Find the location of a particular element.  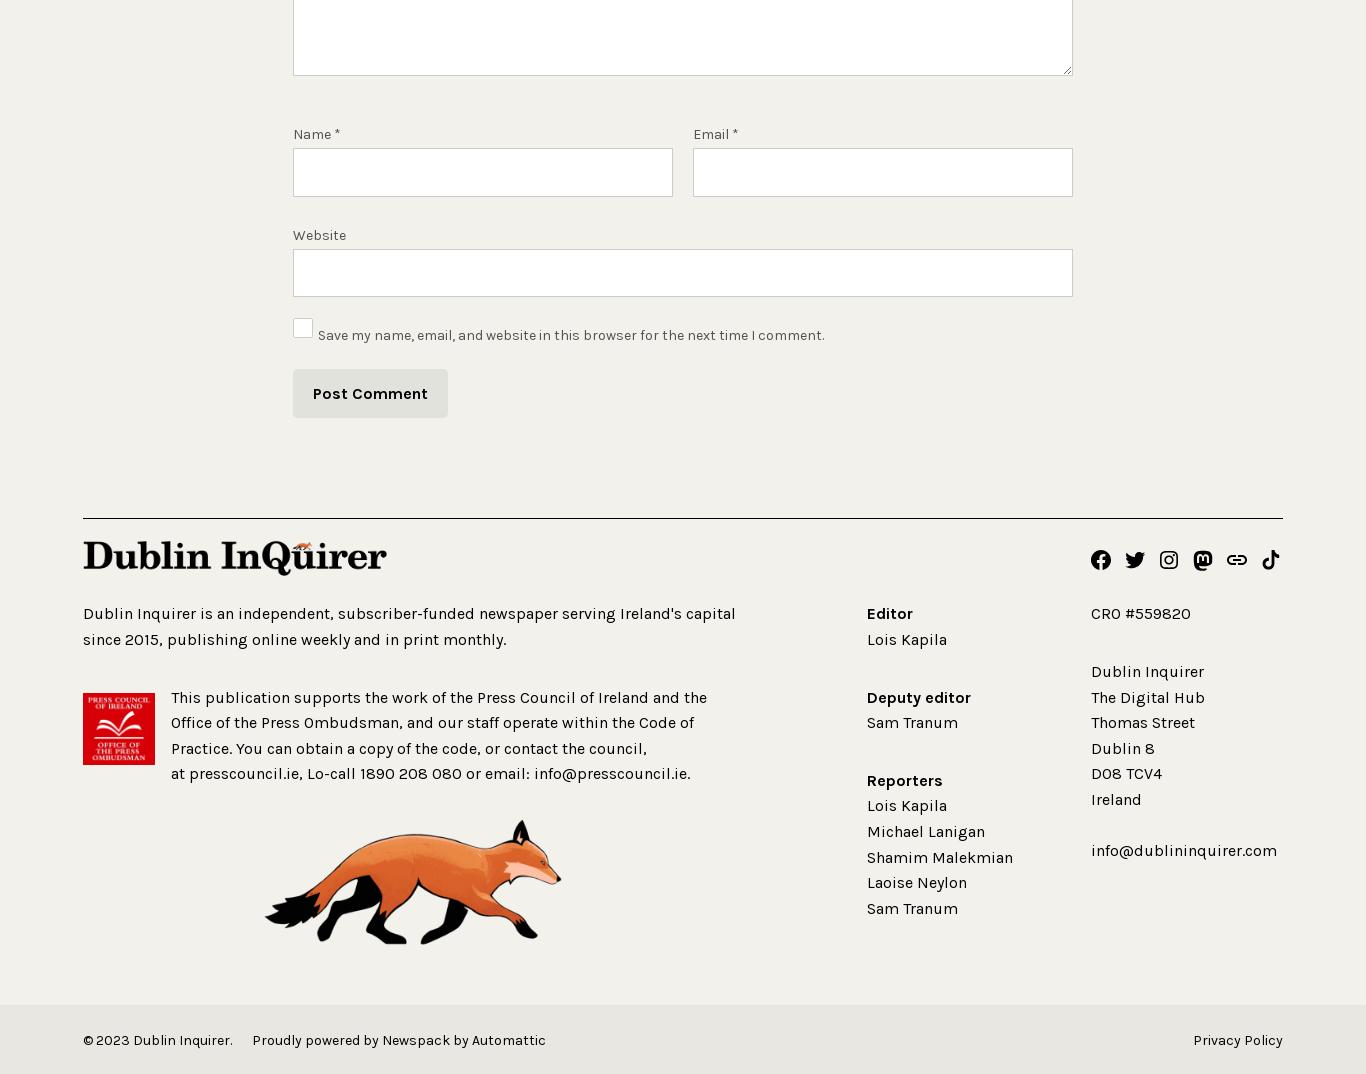

'Reporters' is located at coordinates (903, 778).